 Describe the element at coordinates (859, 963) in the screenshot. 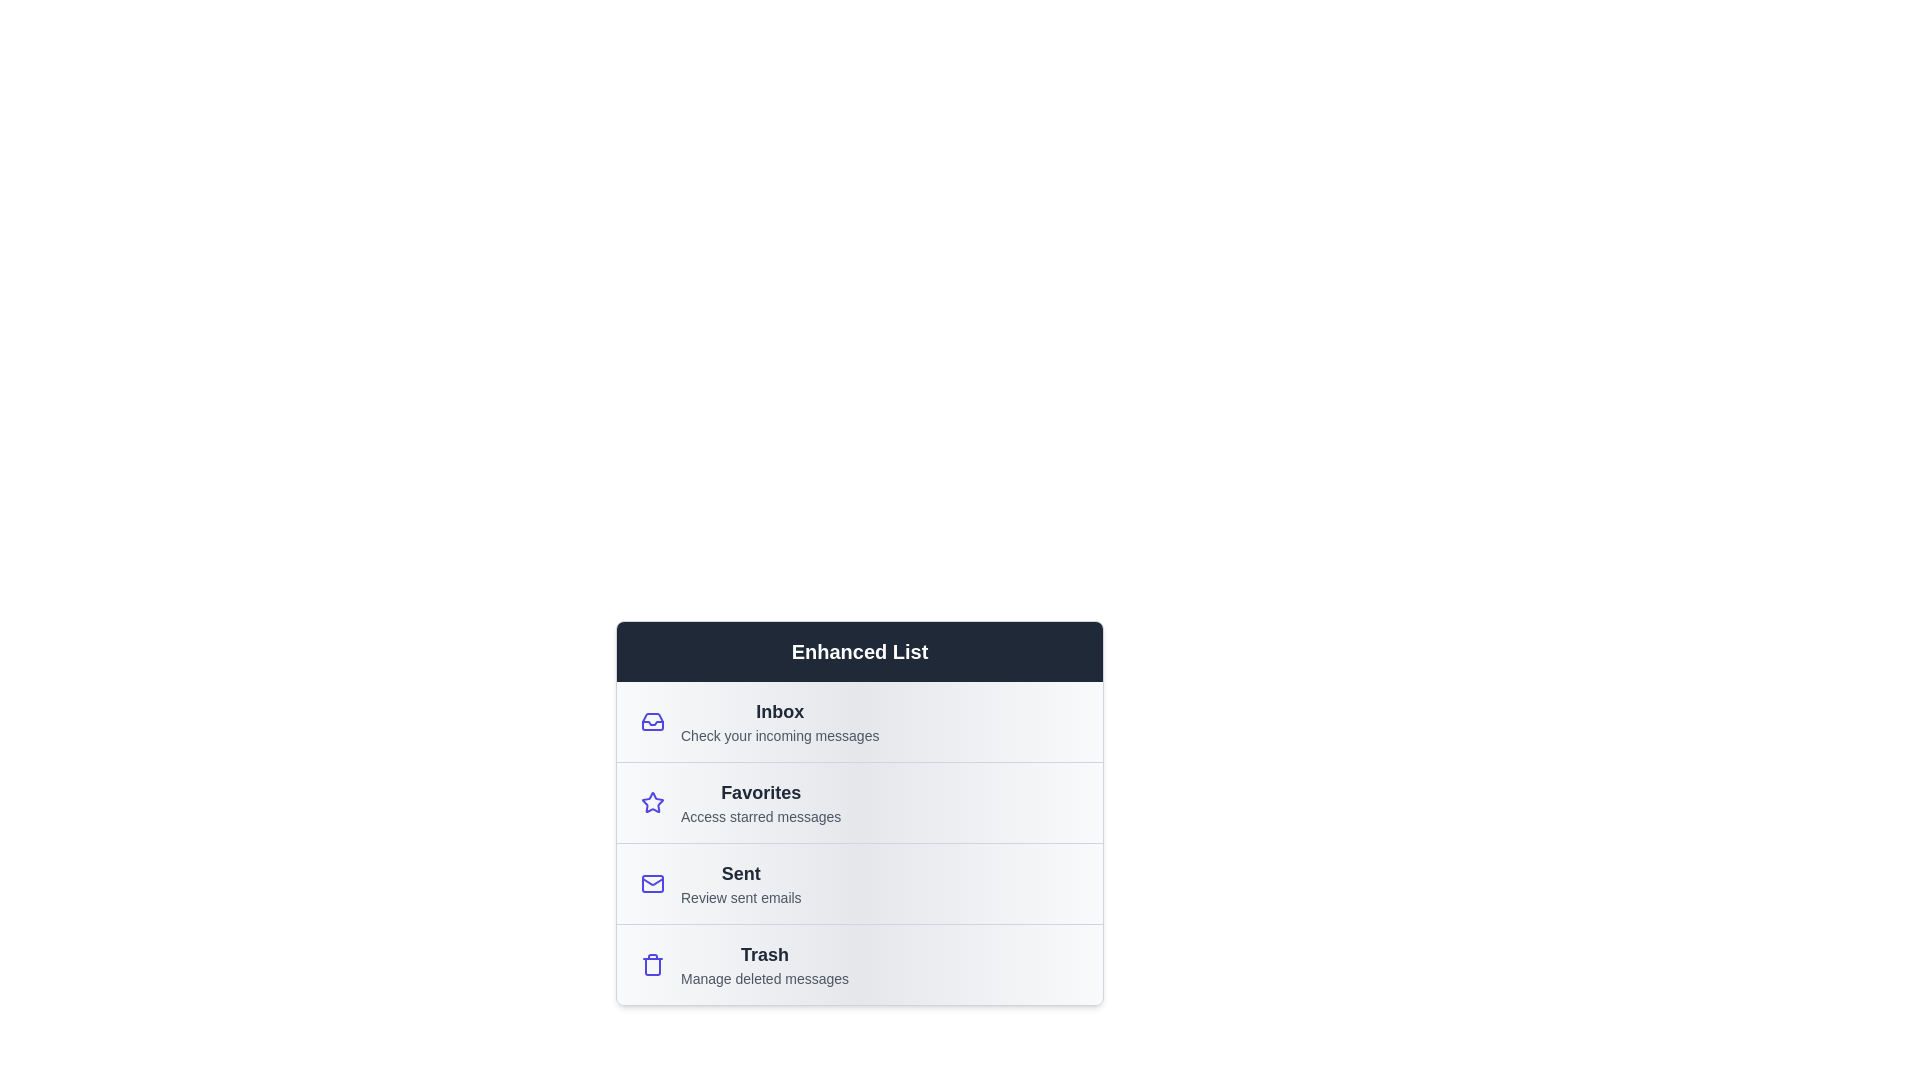

I see `the fourth menu item titled 'Trash' in the vertical list 'Enhanced List'` at that location.